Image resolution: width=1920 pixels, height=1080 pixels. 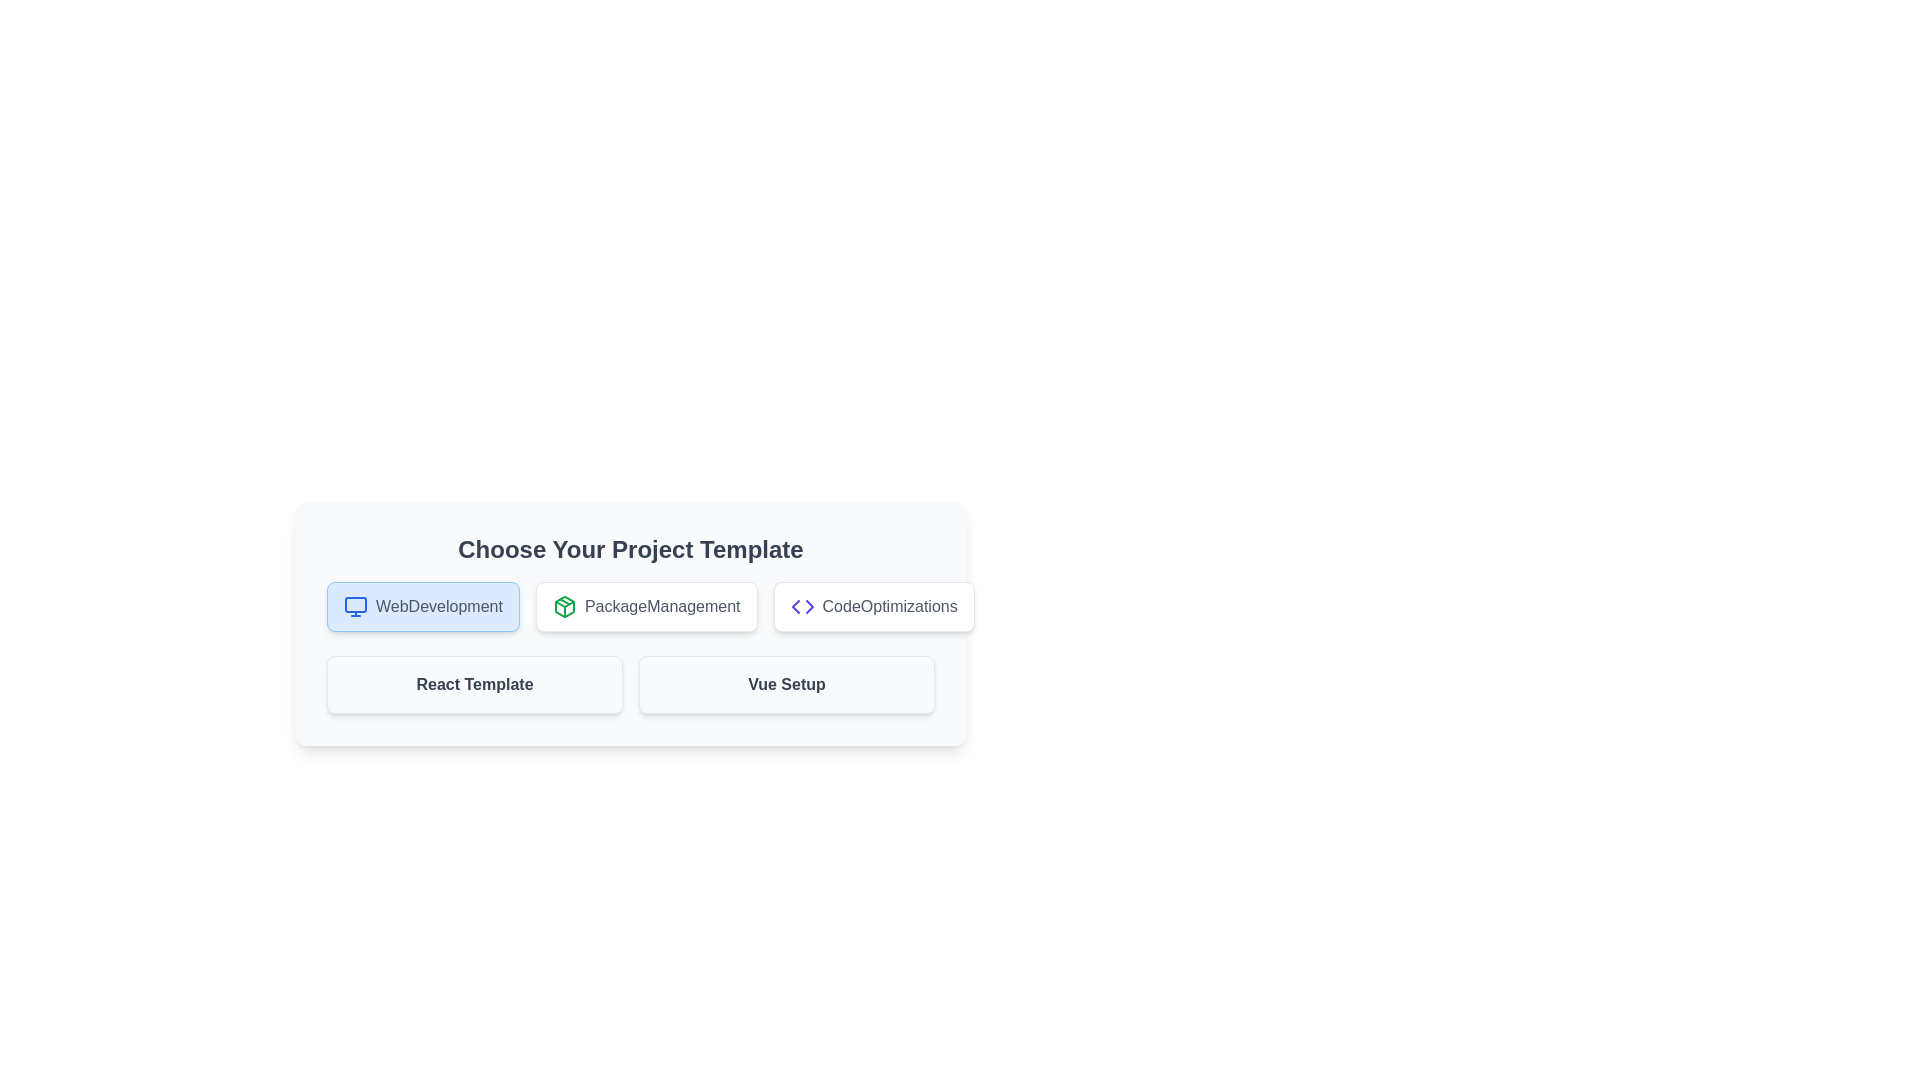 I want to click on the 'PackageManagement' button, which has a white background and contains a green 3D package icon, so click(x=629, y=605).